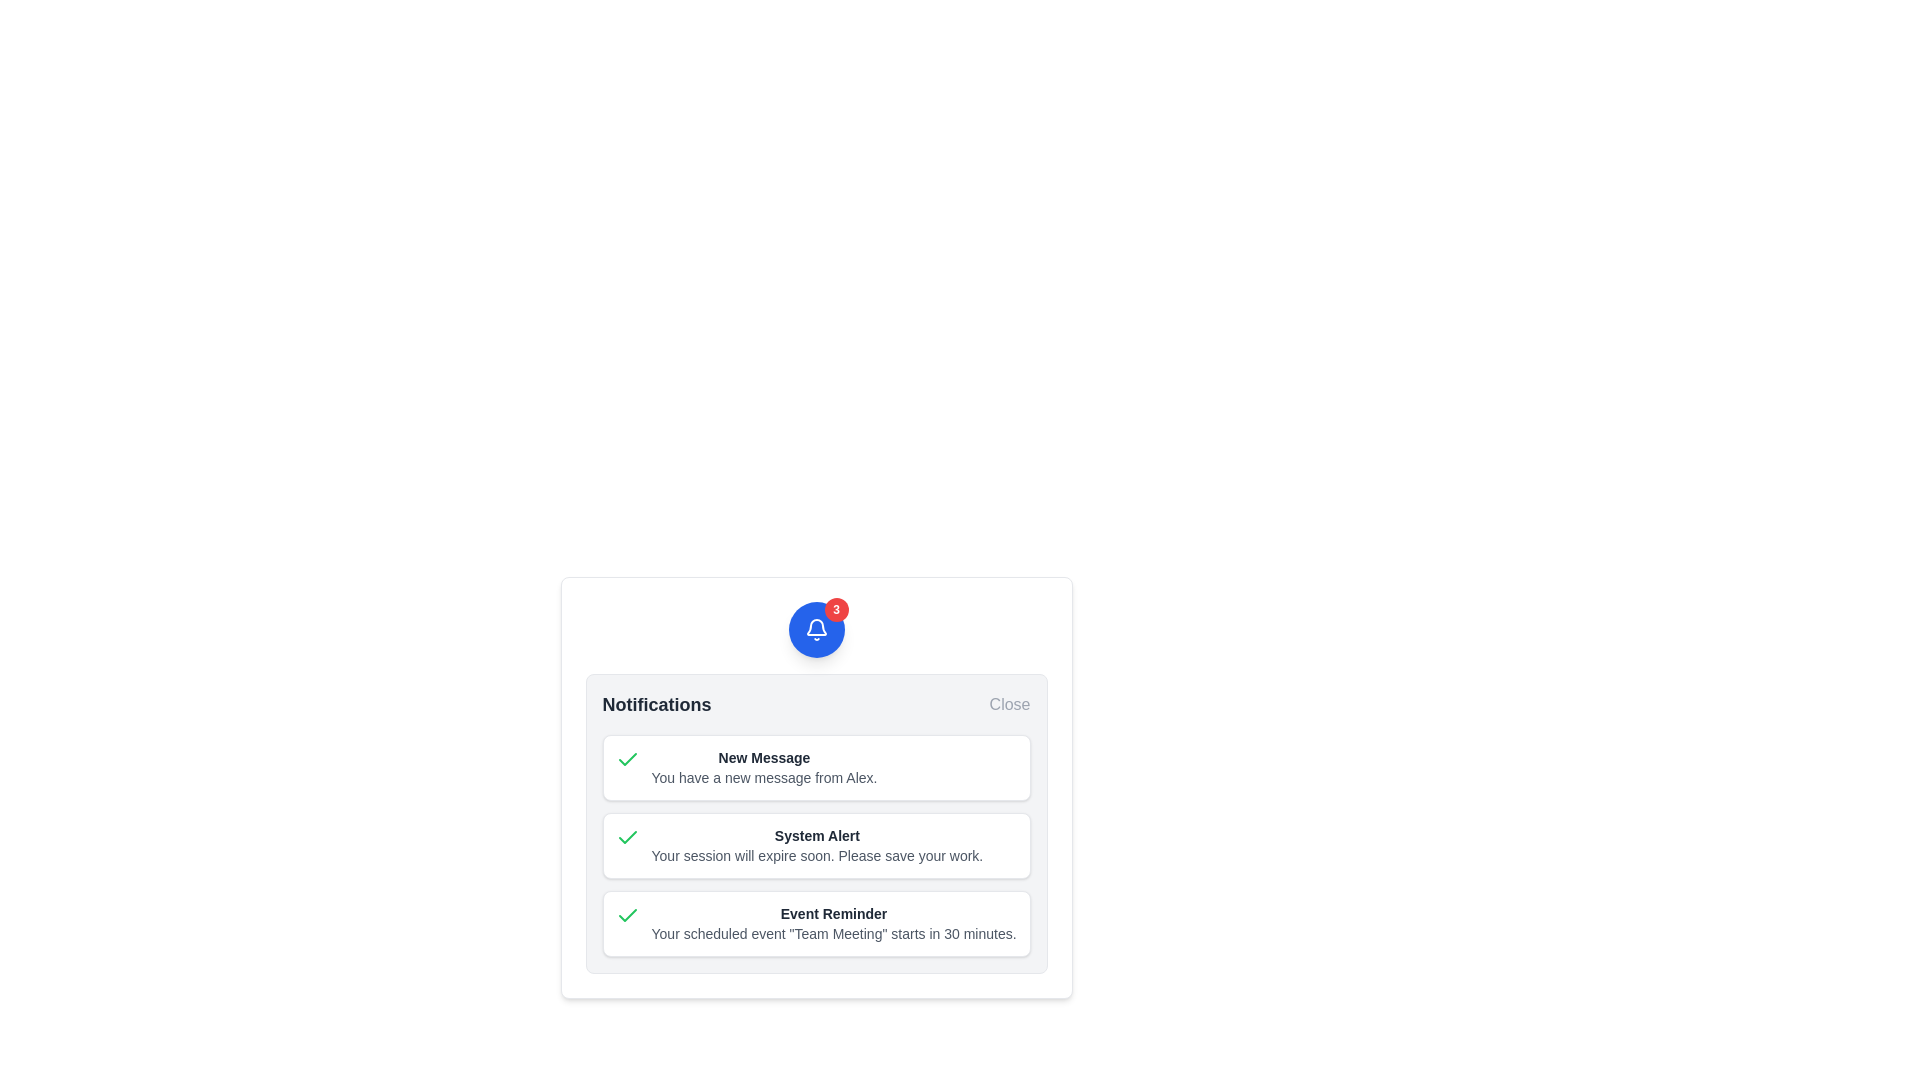 The height and width of the screenshot is (1080, 1920). What do you see at coordinates (626, 915) in the screenshot?
I see `the 'Event Reminder' icon located on the left side of the bottom notification item in the notifications panel to confirm the associated notification` at bounding box center [626, 915].